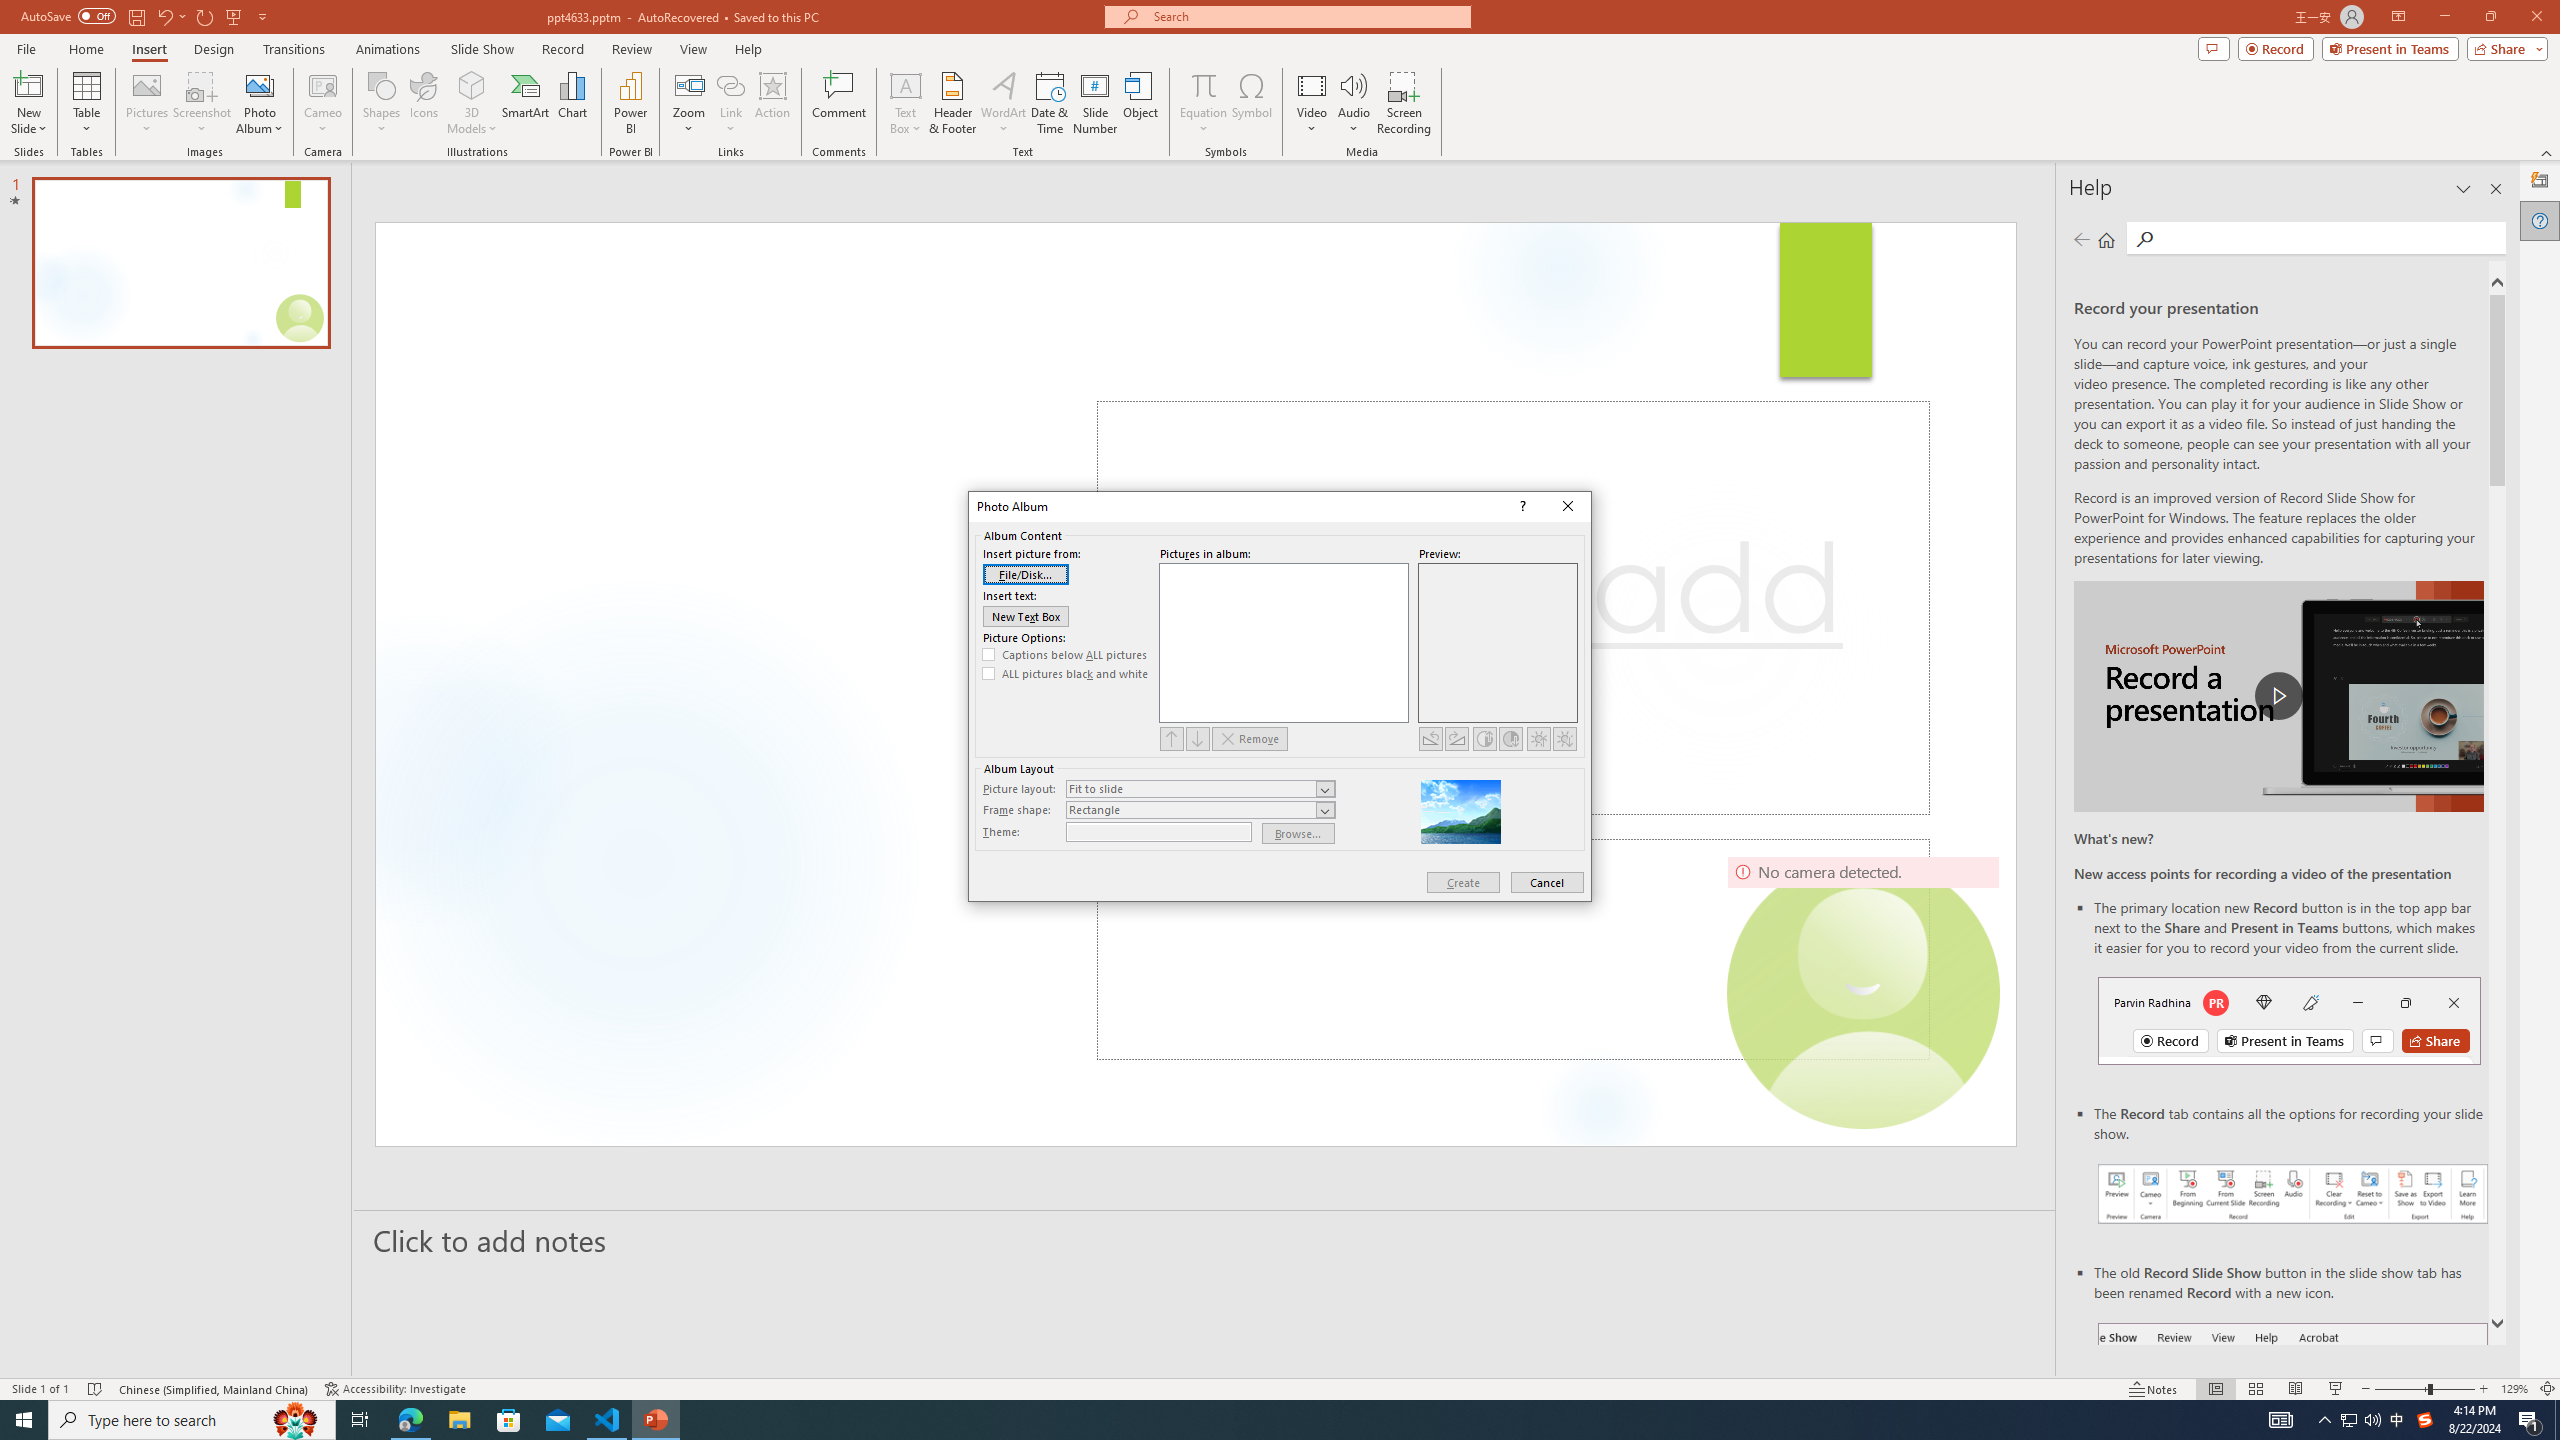 The height and width of the screenshot is (1440, 2560). I want to click on 'Chart...', so click(572, 103).